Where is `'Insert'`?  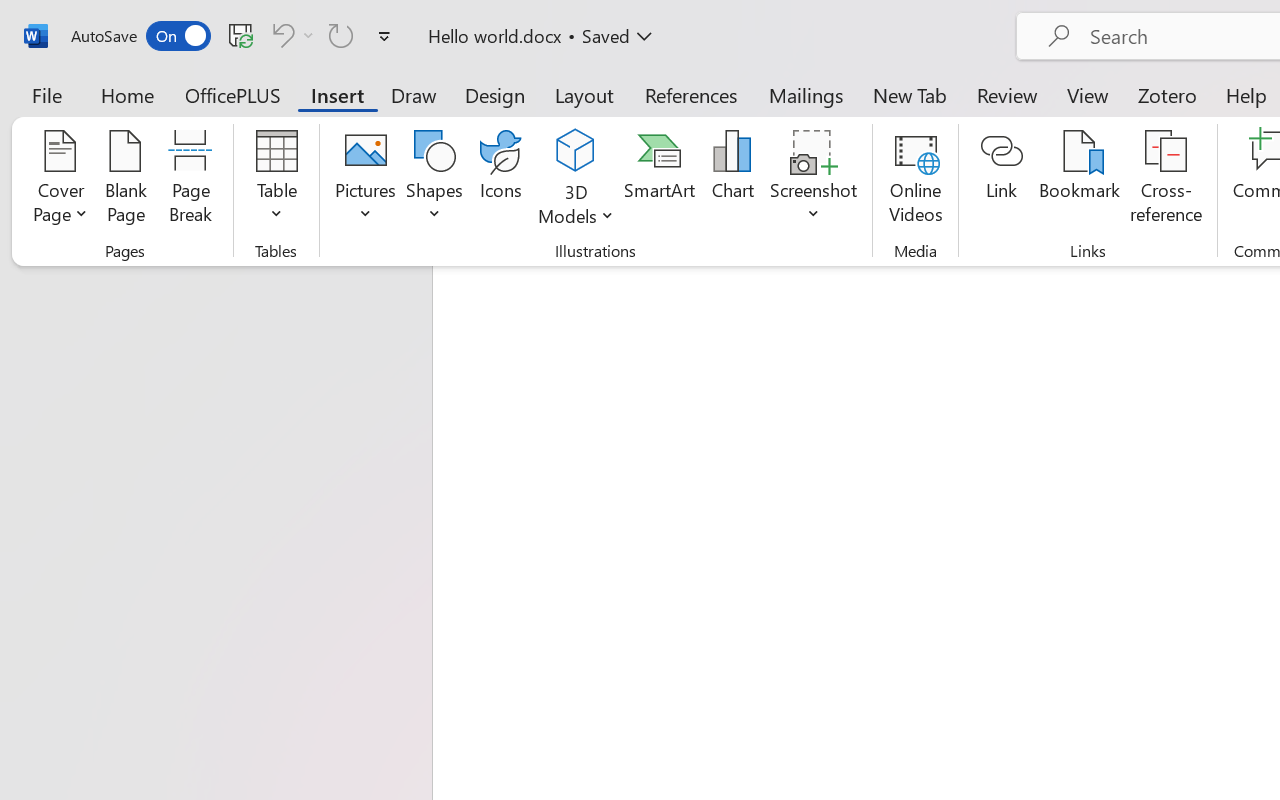
'Insert' is located at coordinates (337, 94).